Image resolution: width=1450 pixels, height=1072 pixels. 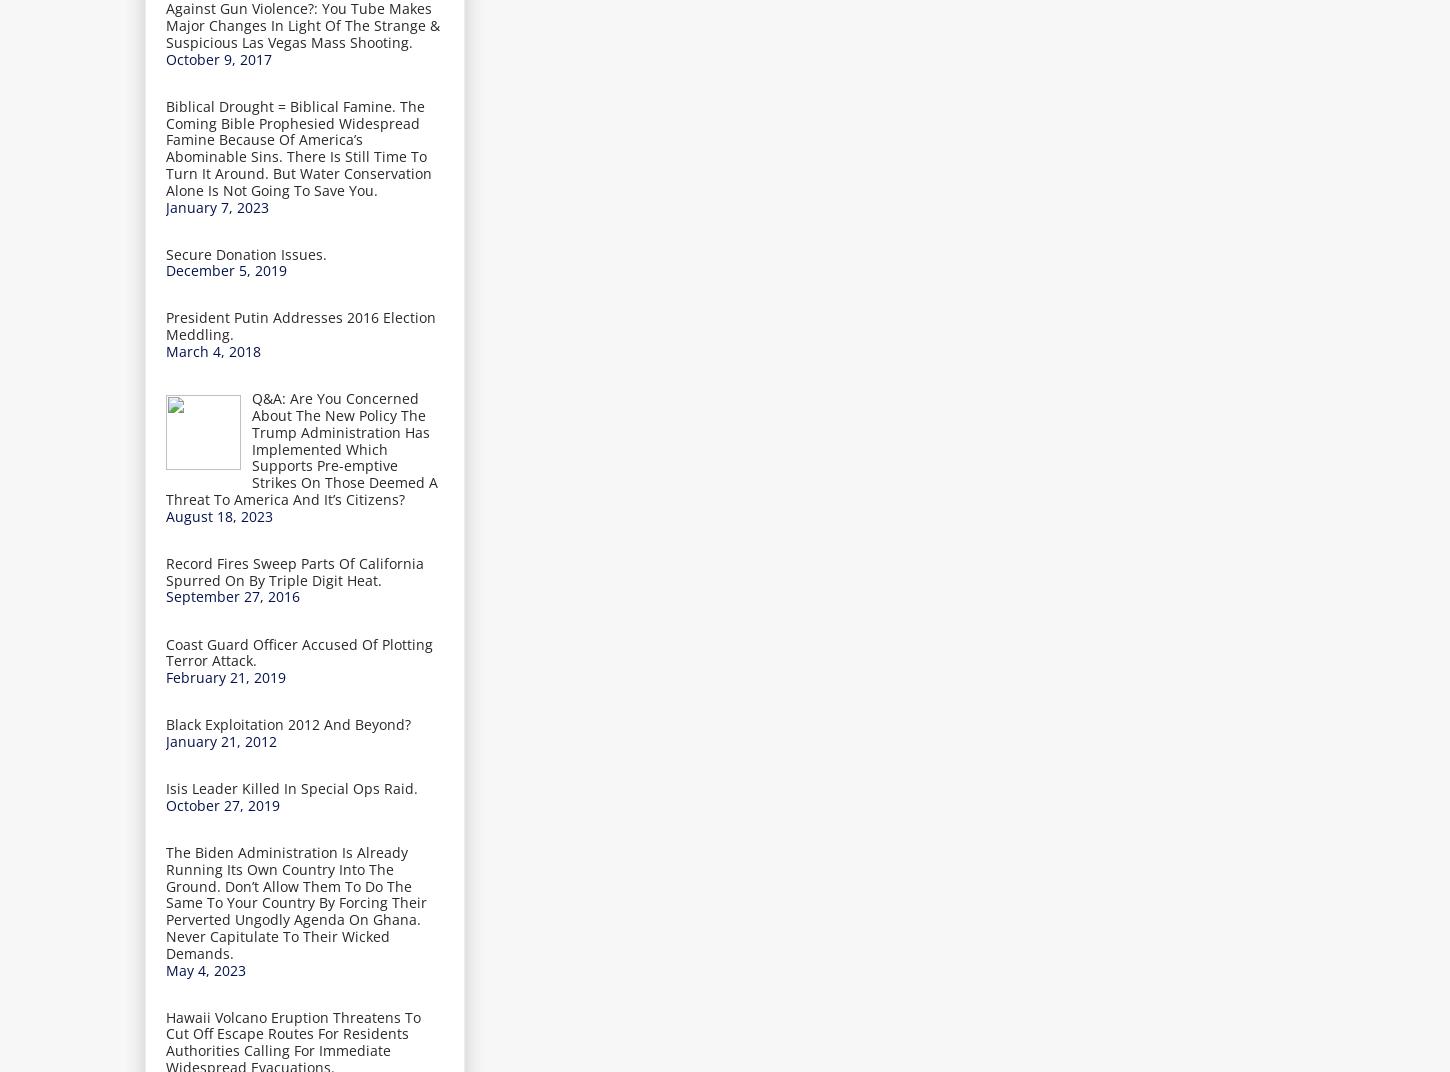 I want to click on 'Isis Leader Killed In Special Ops Raid.', so click(x=165, y=788).